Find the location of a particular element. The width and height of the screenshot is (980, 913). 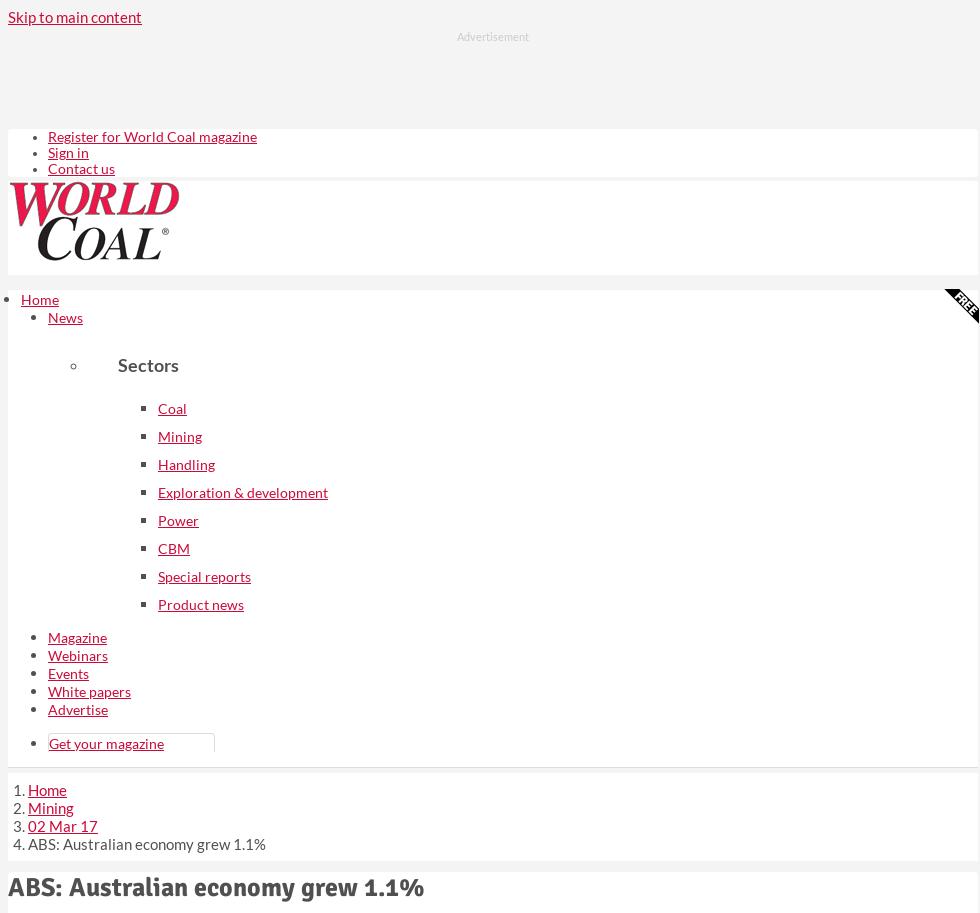

'Coal' is located at coordinates (157, 406).